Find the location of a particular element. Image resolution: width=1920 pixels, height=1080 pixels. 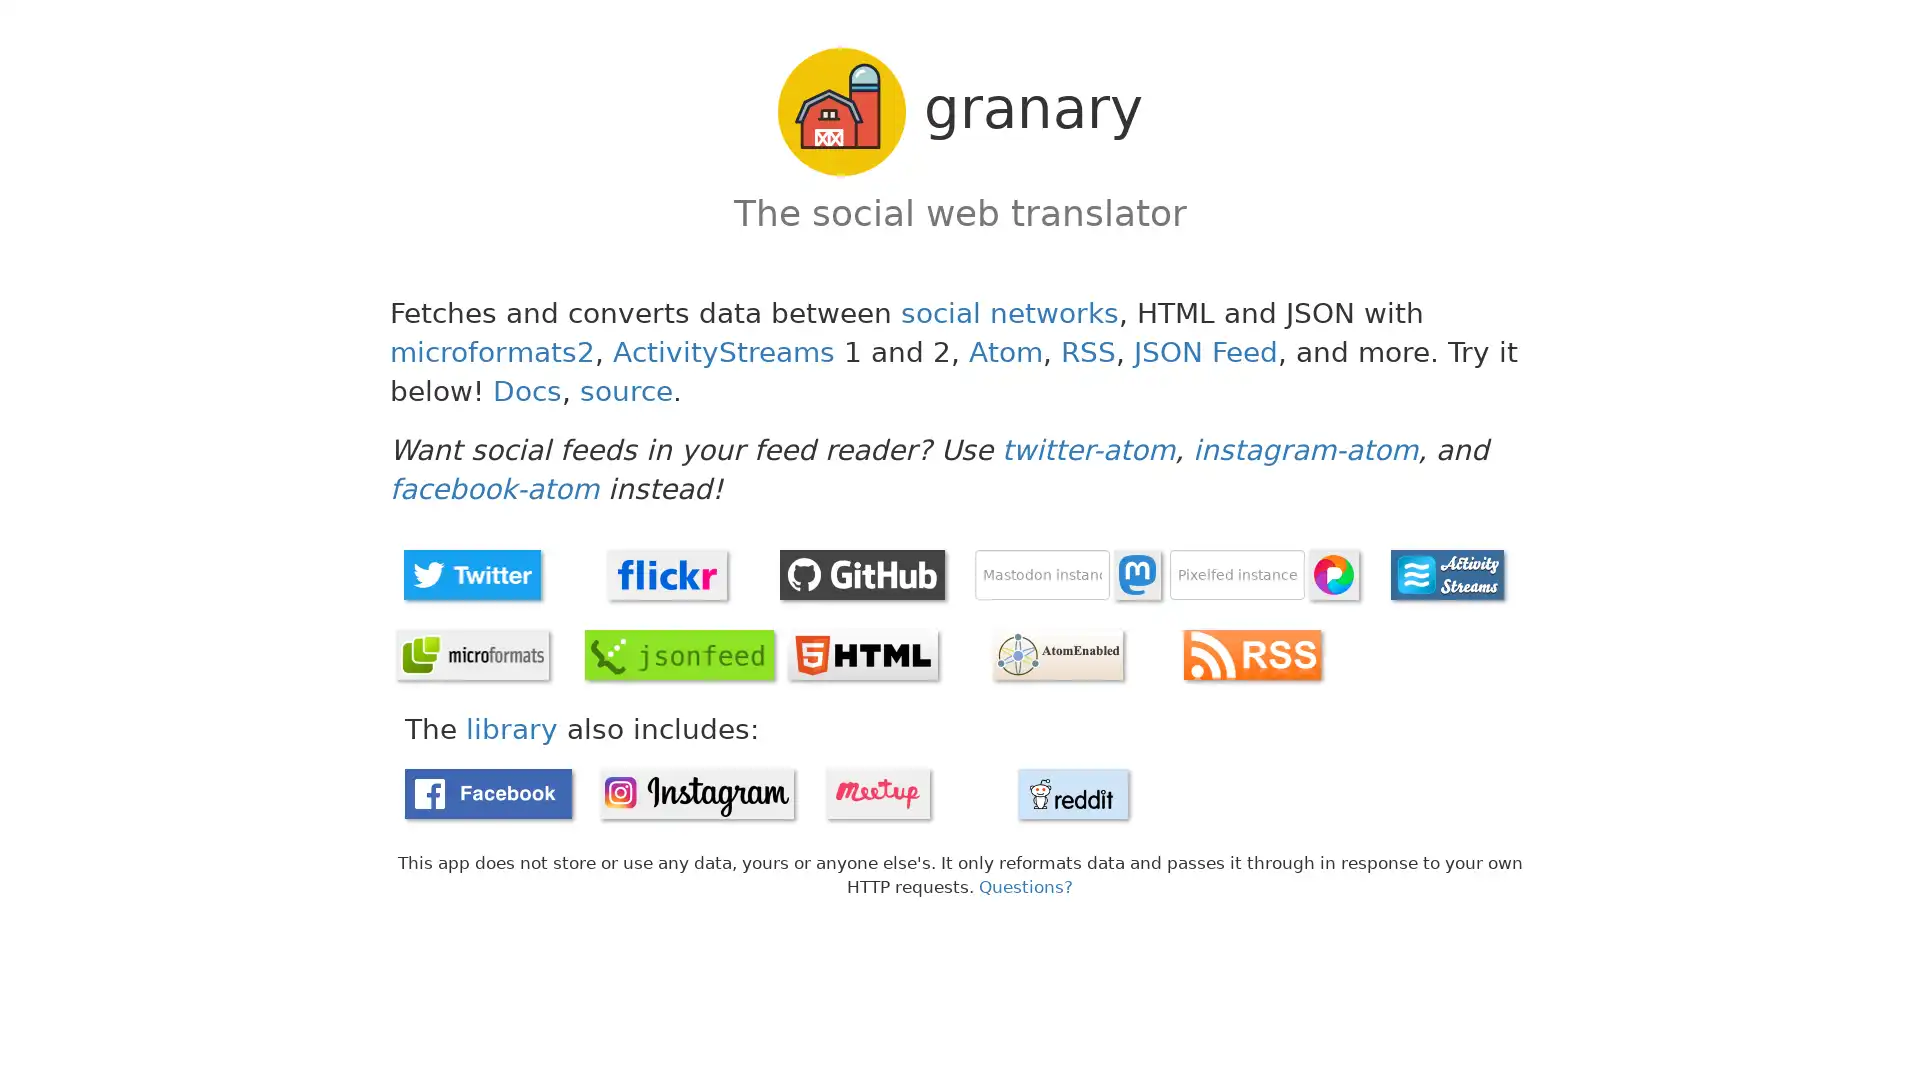

Twitter is located at coordinates (470, 574).